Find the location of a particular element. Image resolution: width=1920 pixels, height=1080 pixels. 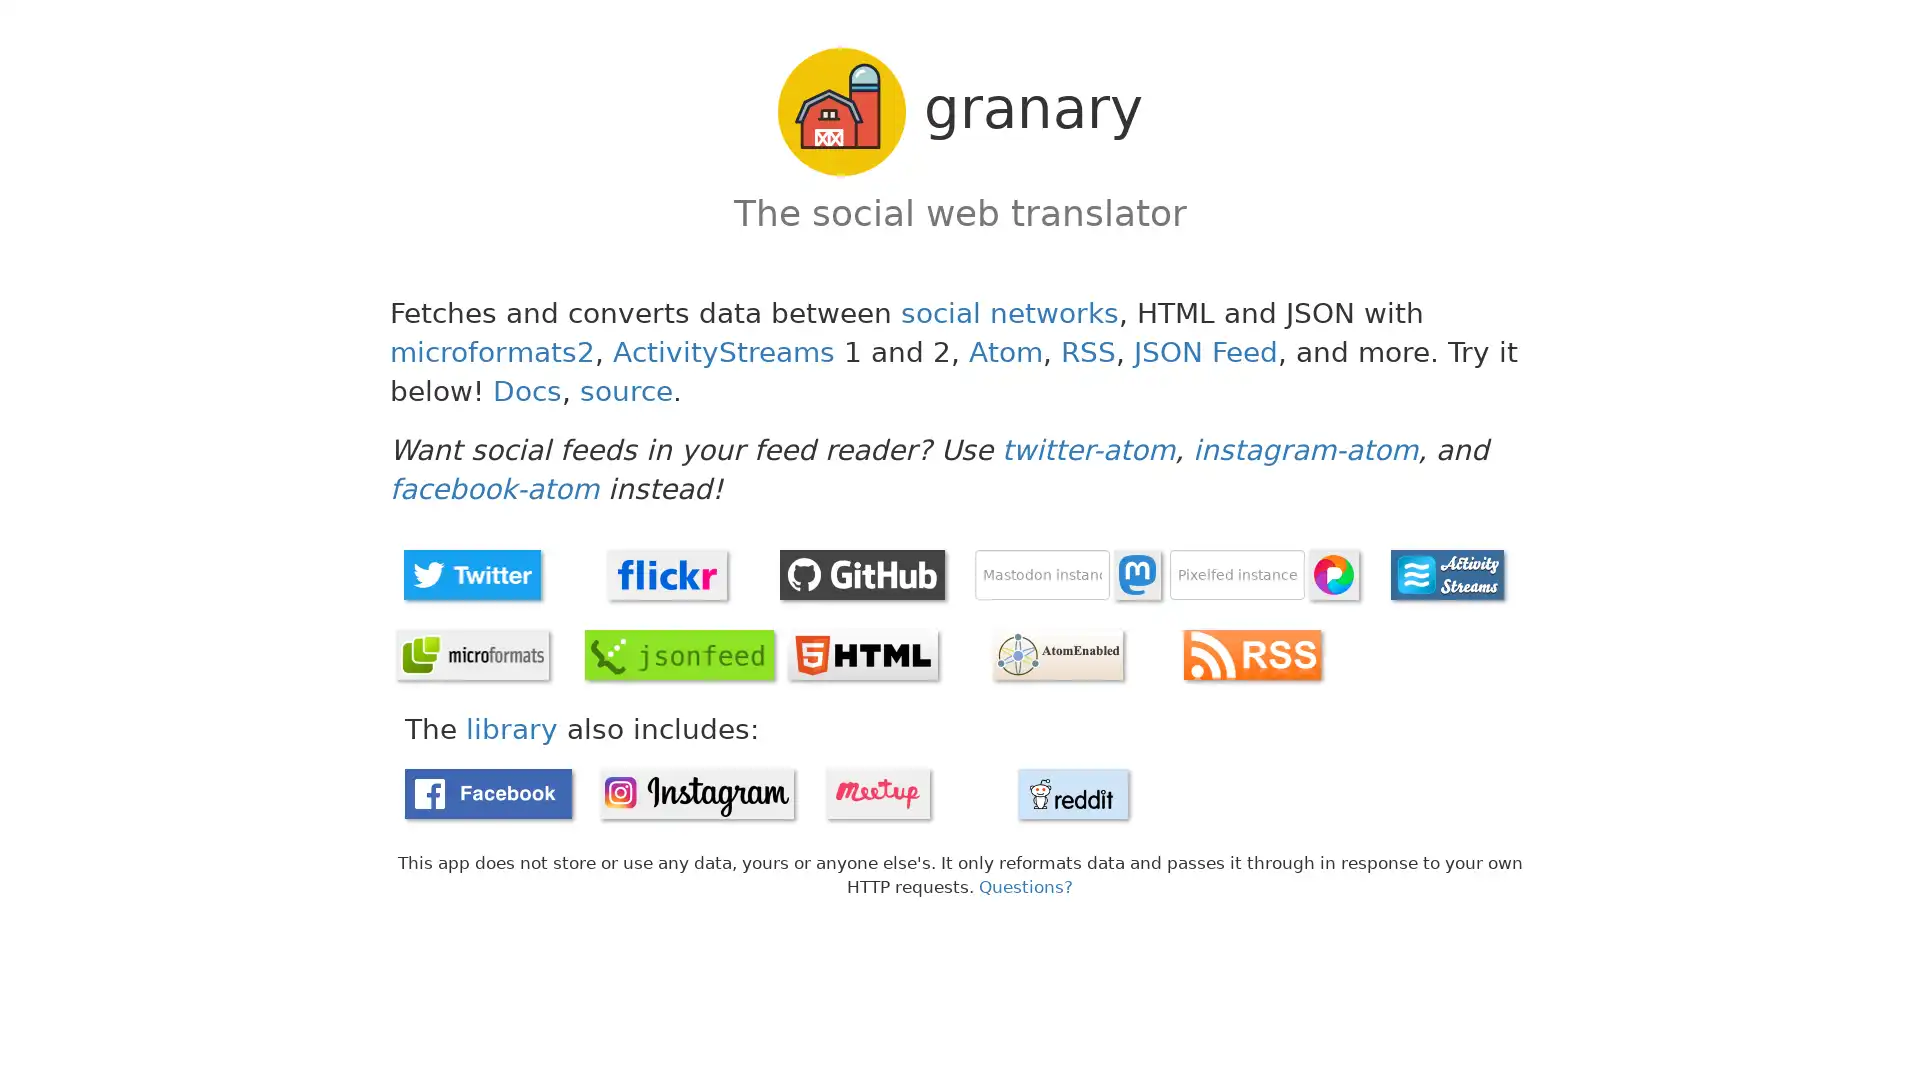

Twitter is located at coordinates (470, 574).